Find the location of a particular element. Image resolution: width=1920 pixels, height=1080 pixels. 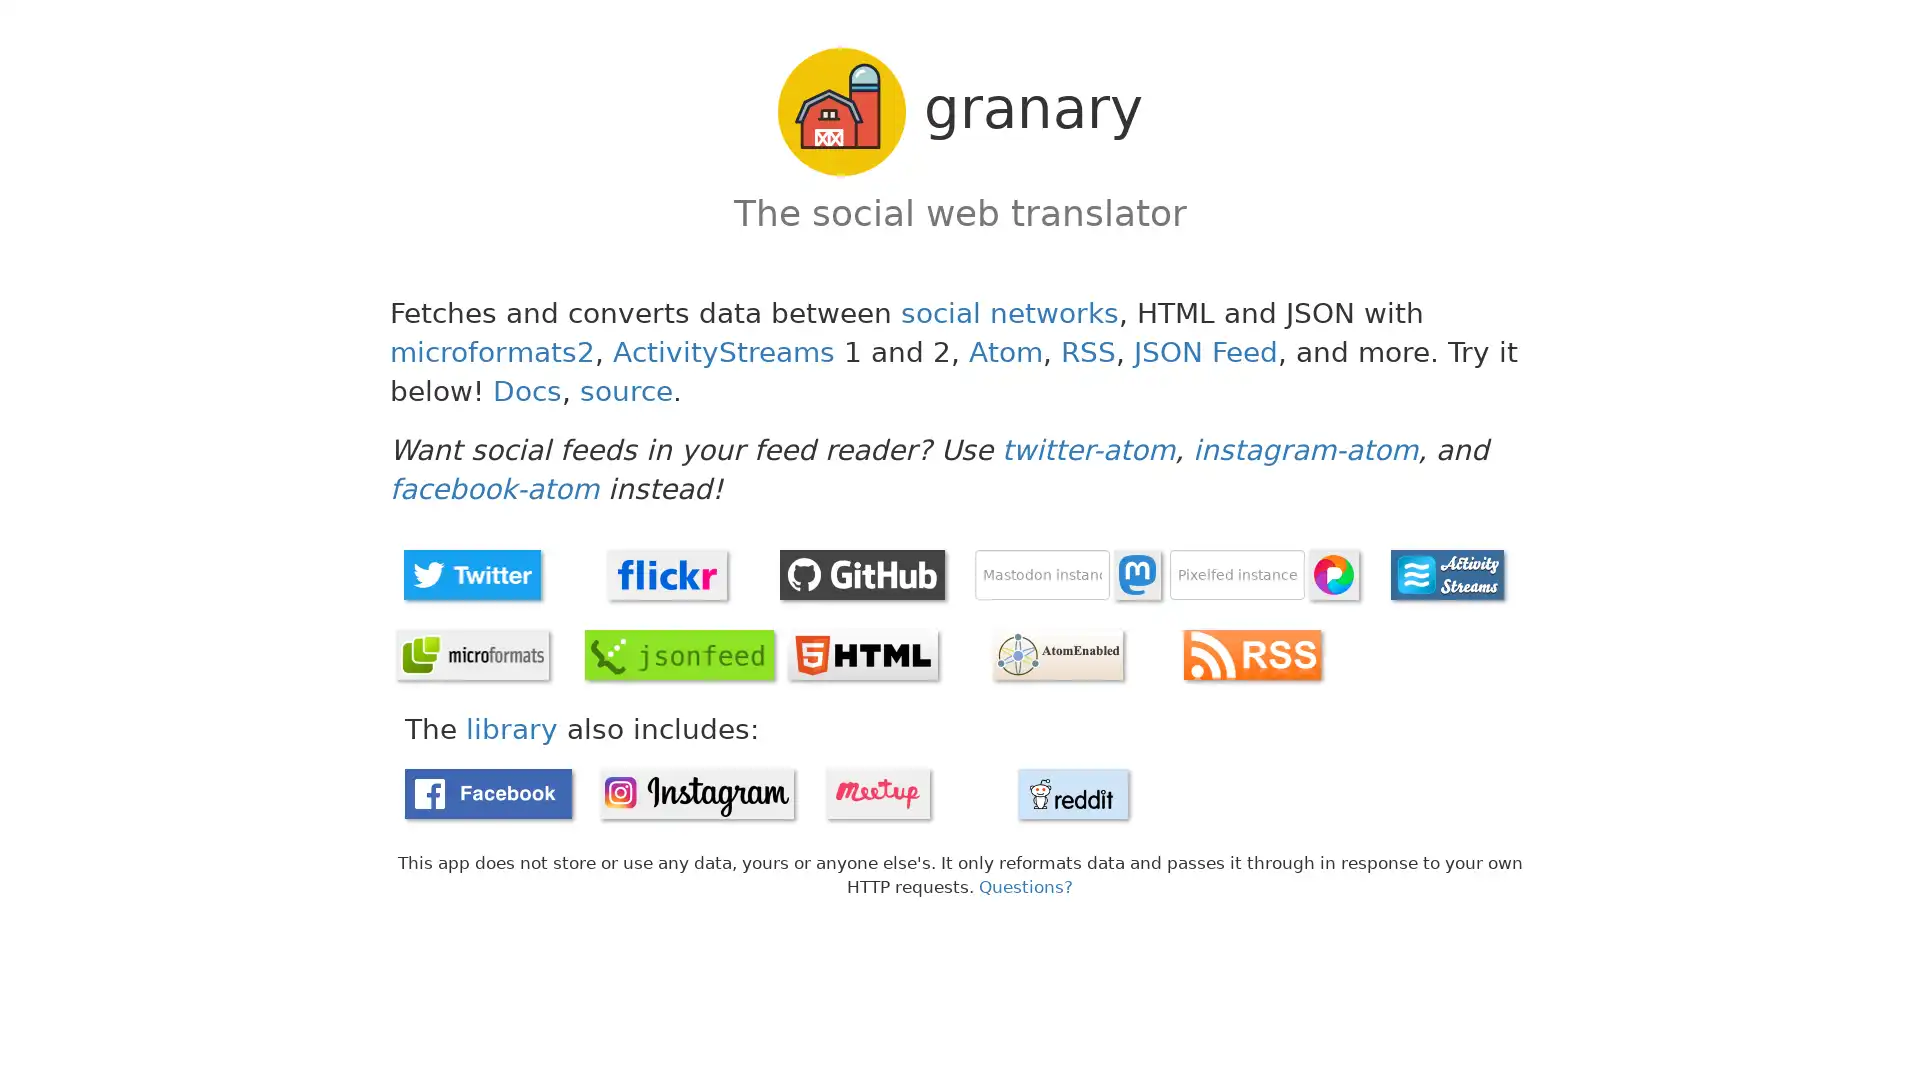

Twitter is located at coordinates (470, 574).